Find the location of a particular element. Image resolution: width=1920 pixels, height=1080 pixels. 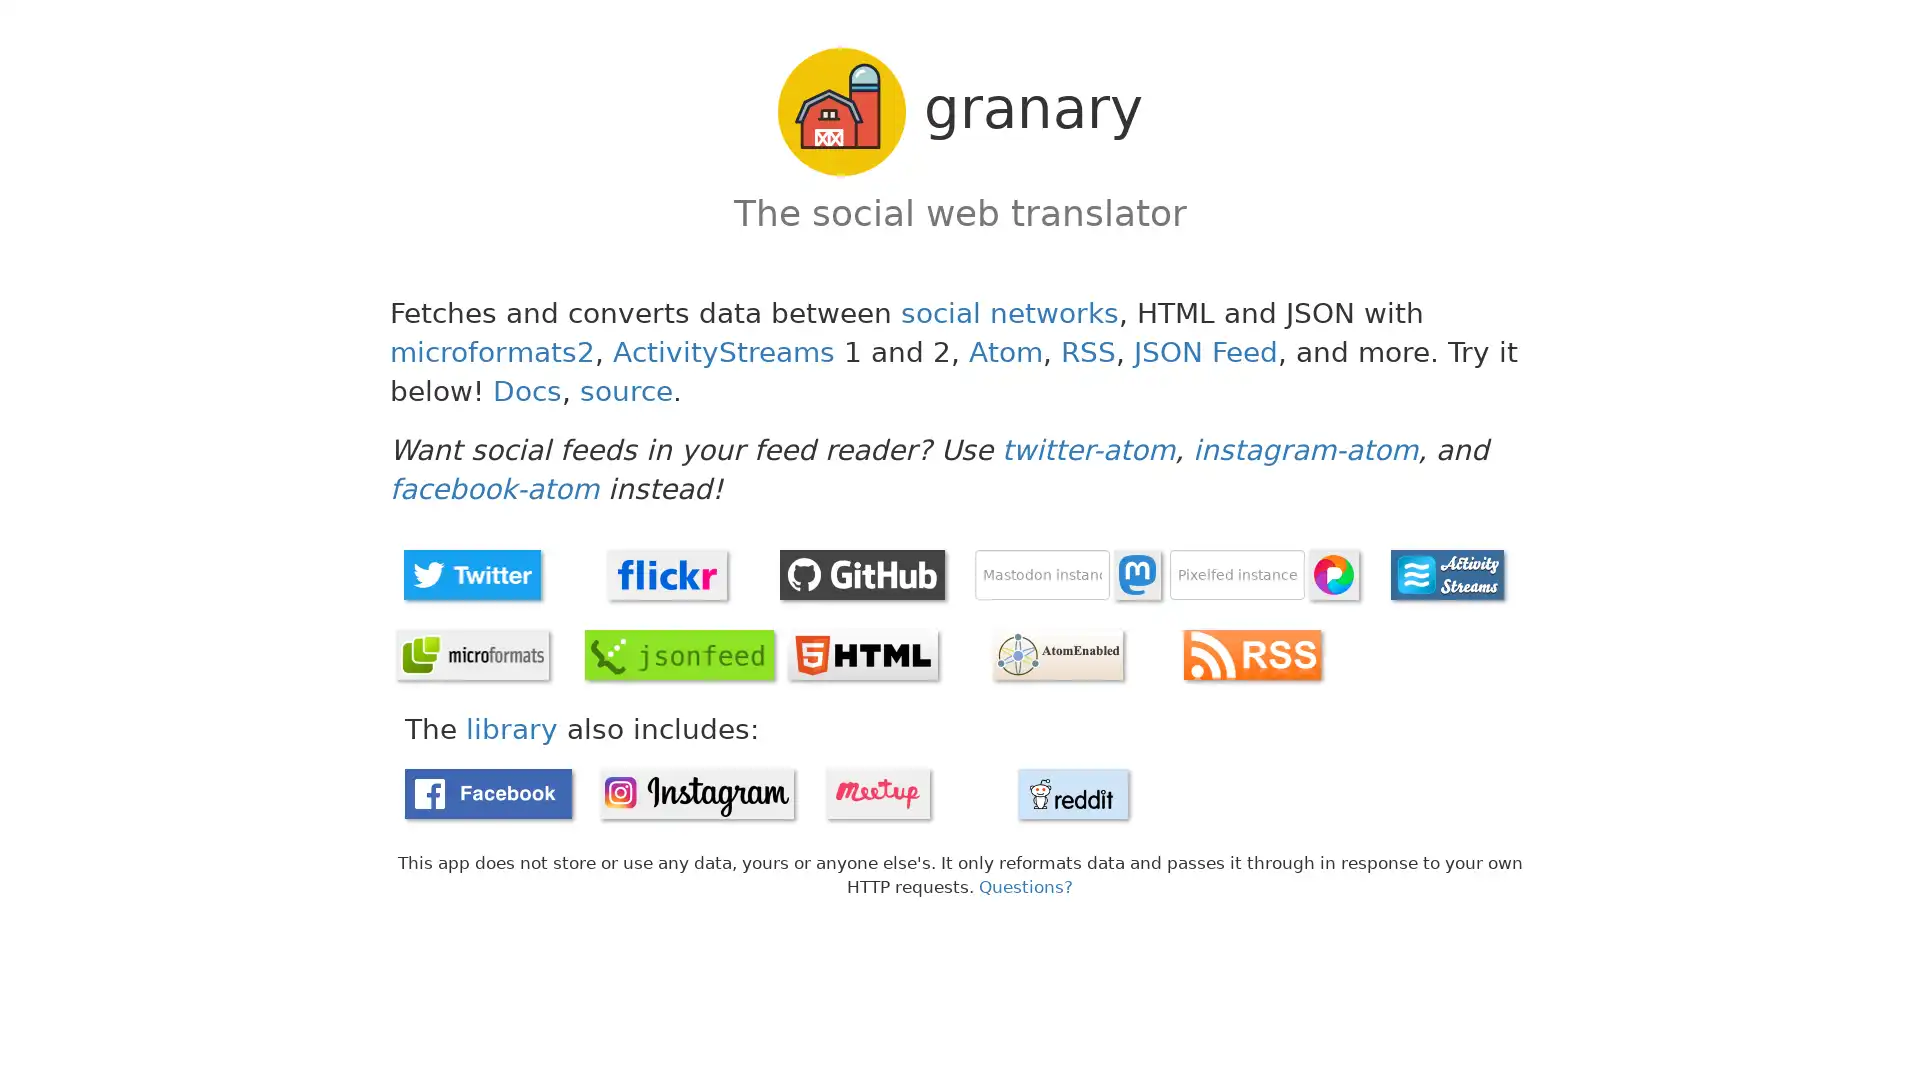

Twitter is located at coordinates (470, 574).